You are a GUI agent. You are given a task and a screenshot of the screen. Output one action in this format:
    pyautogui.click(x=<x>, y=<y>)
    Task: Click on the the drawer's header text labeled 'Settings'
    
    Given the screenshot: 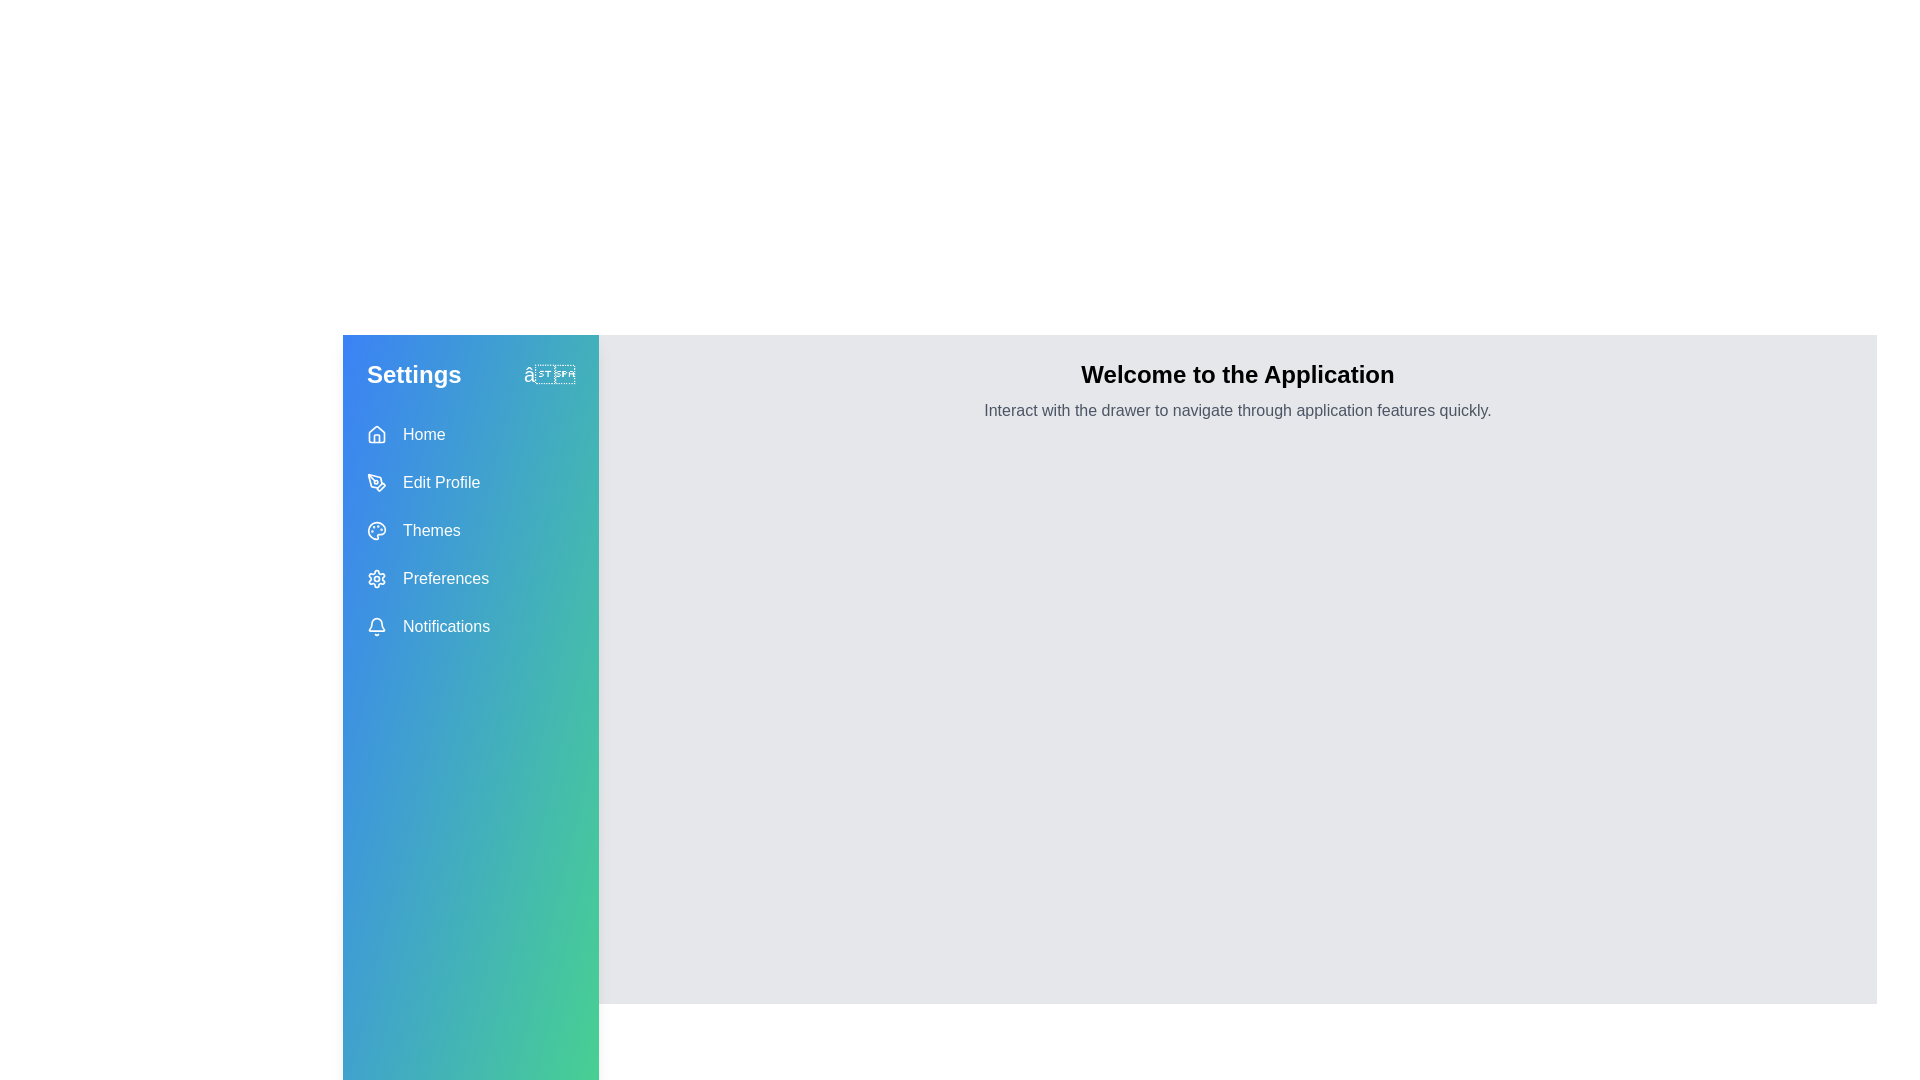 What is the action you would take?
    pyautogui.click(x=412, y=374)
    